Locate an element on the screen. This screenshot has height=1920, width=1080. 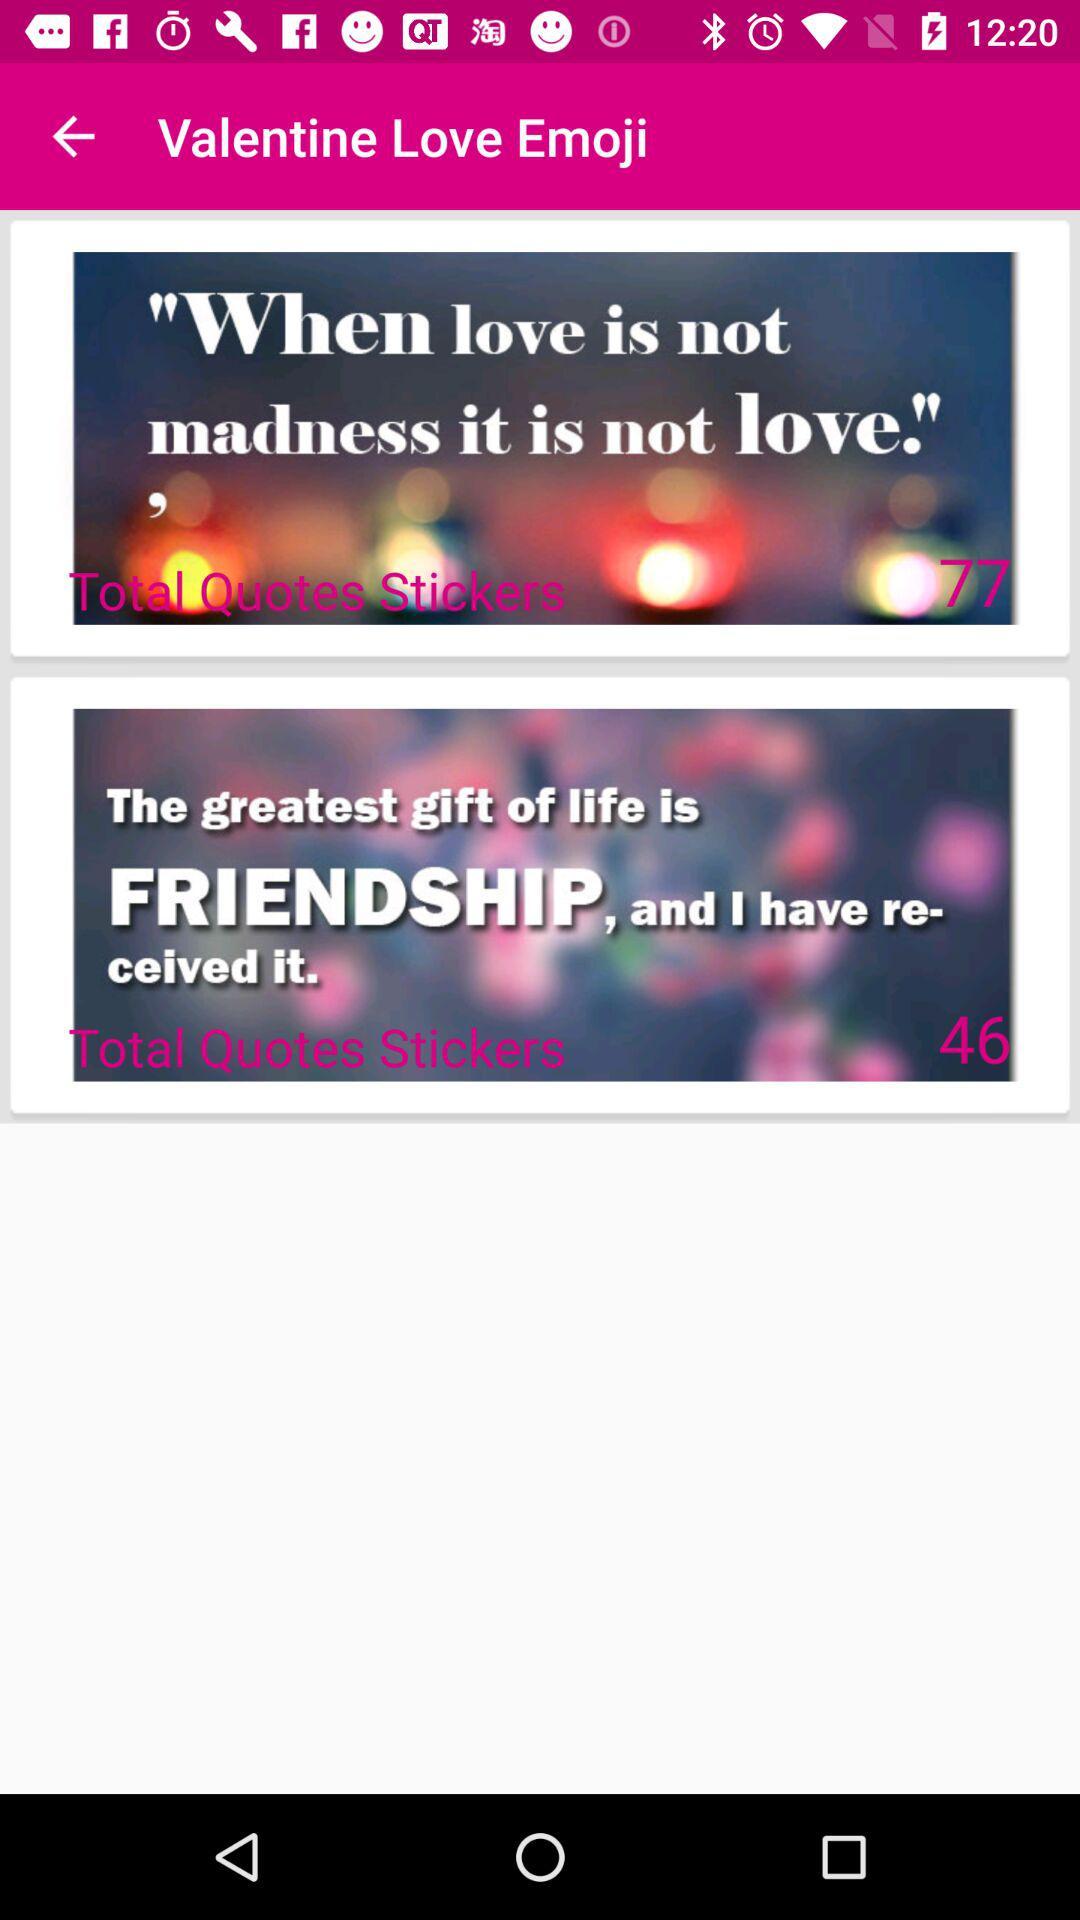
icon to the left of the valentine love emoji app is located at coordinates (72, 135).